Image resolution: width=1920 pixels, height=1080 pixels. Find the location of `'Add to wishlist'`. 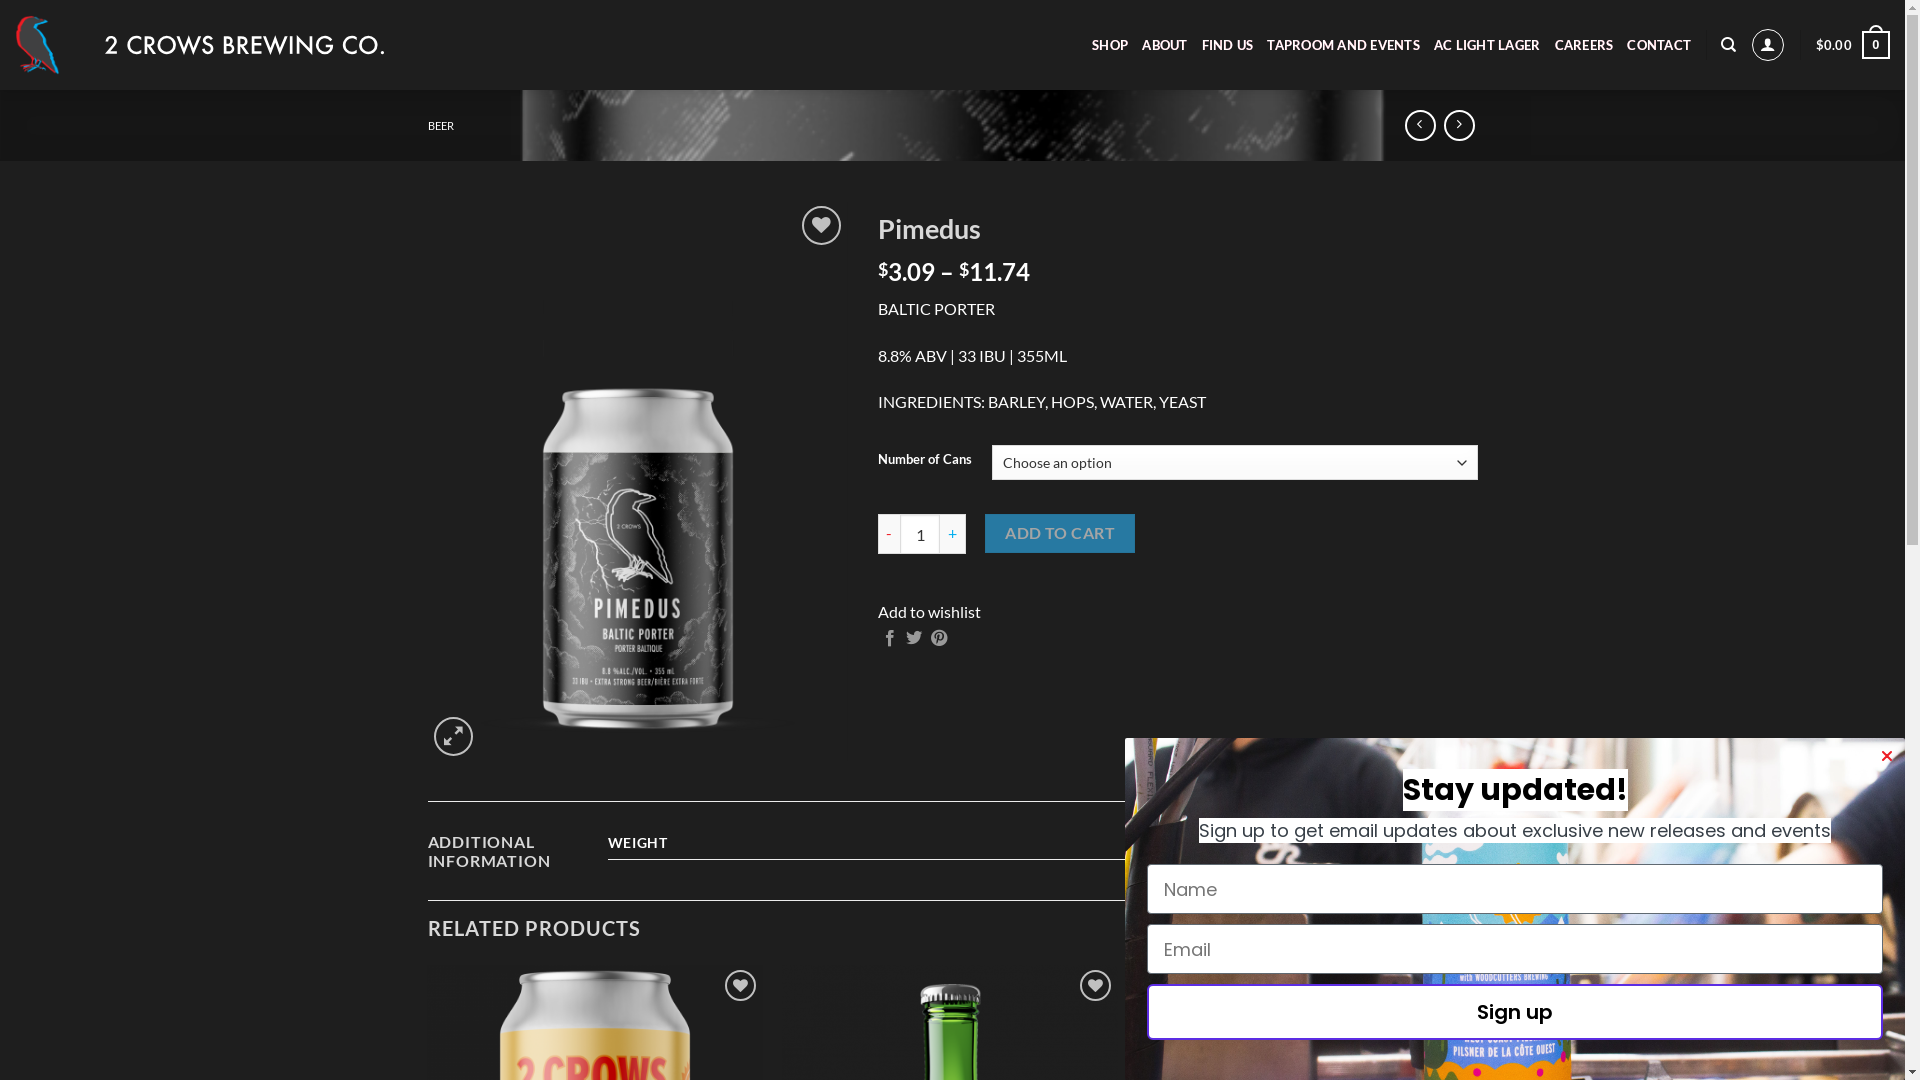

'Add to wishlist' is located at coordinates (928, 610).